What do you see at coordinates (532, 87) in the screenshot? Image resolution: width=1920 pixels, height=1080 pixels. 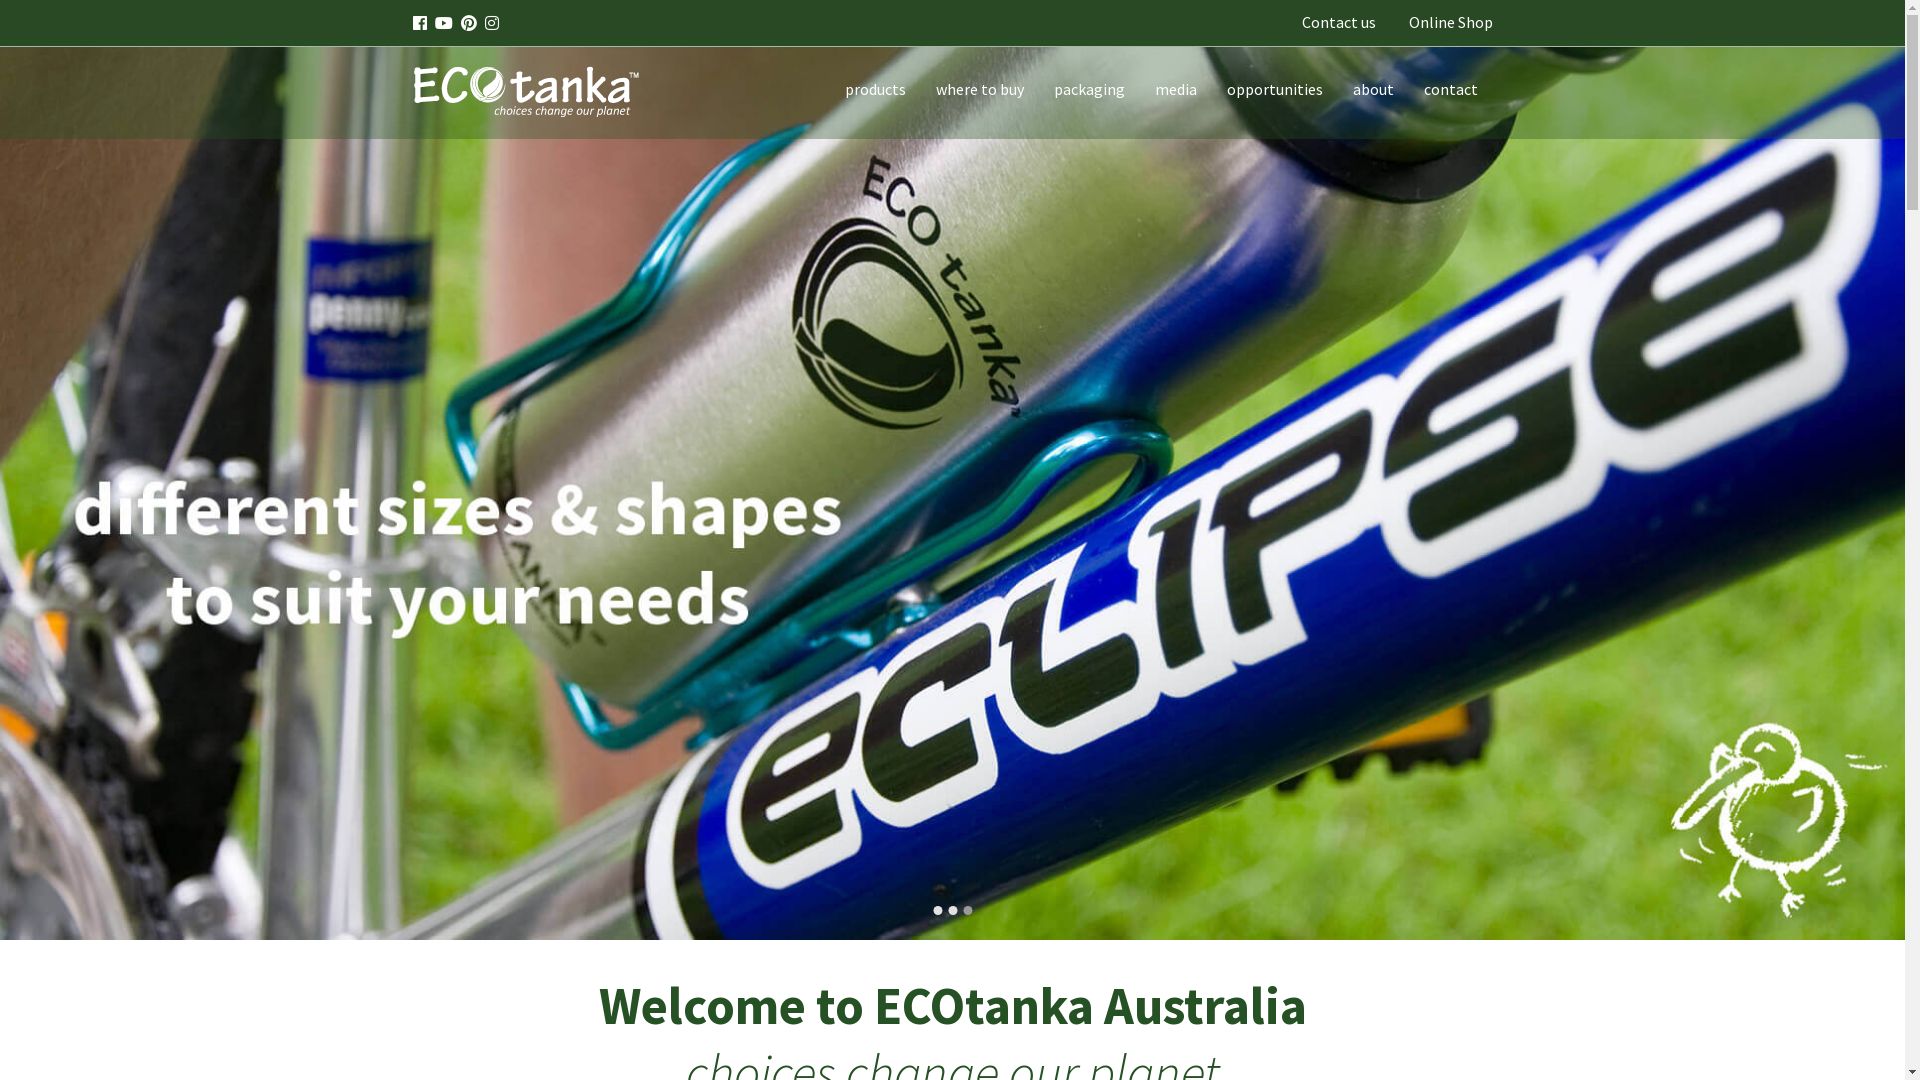 I see `'Home'` at bounding box center [532, 87].